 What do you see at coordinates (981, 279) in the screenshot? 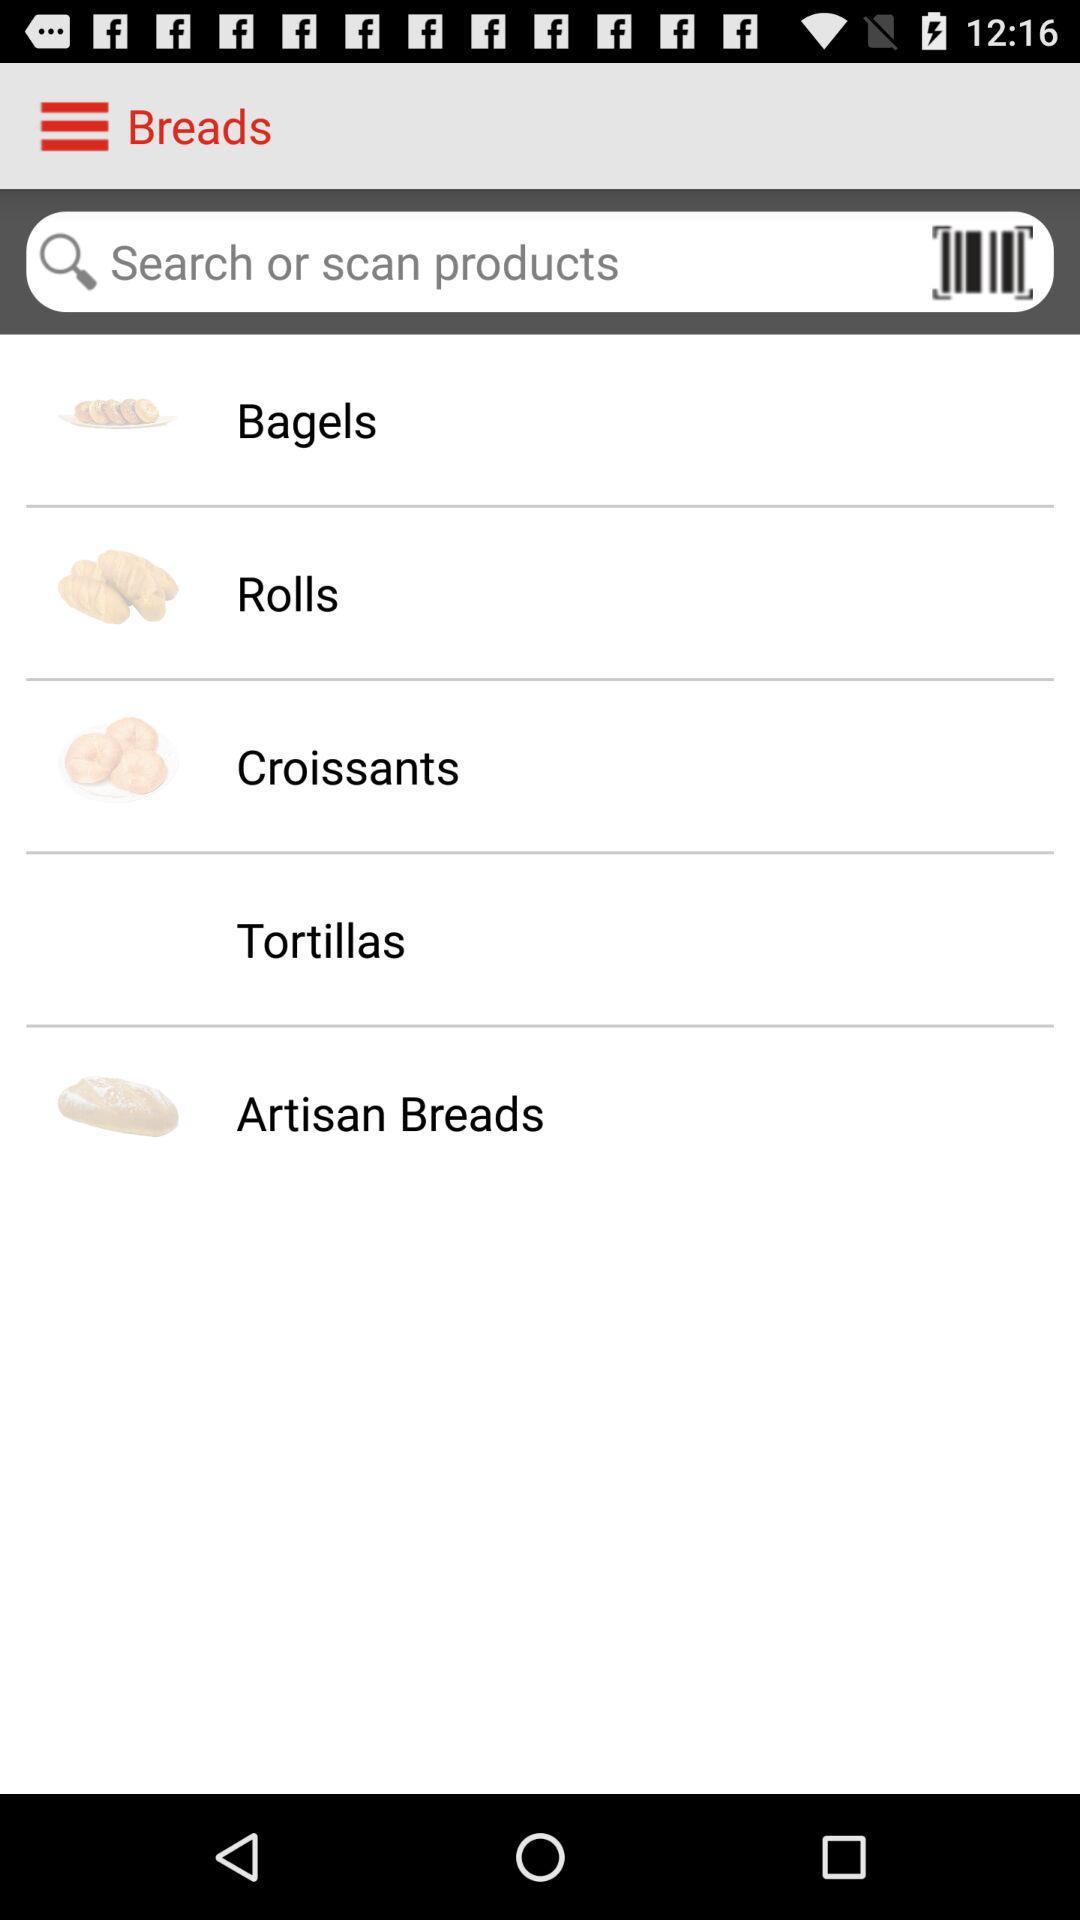
I see `the pause icon` at bounding box center [981, 279].